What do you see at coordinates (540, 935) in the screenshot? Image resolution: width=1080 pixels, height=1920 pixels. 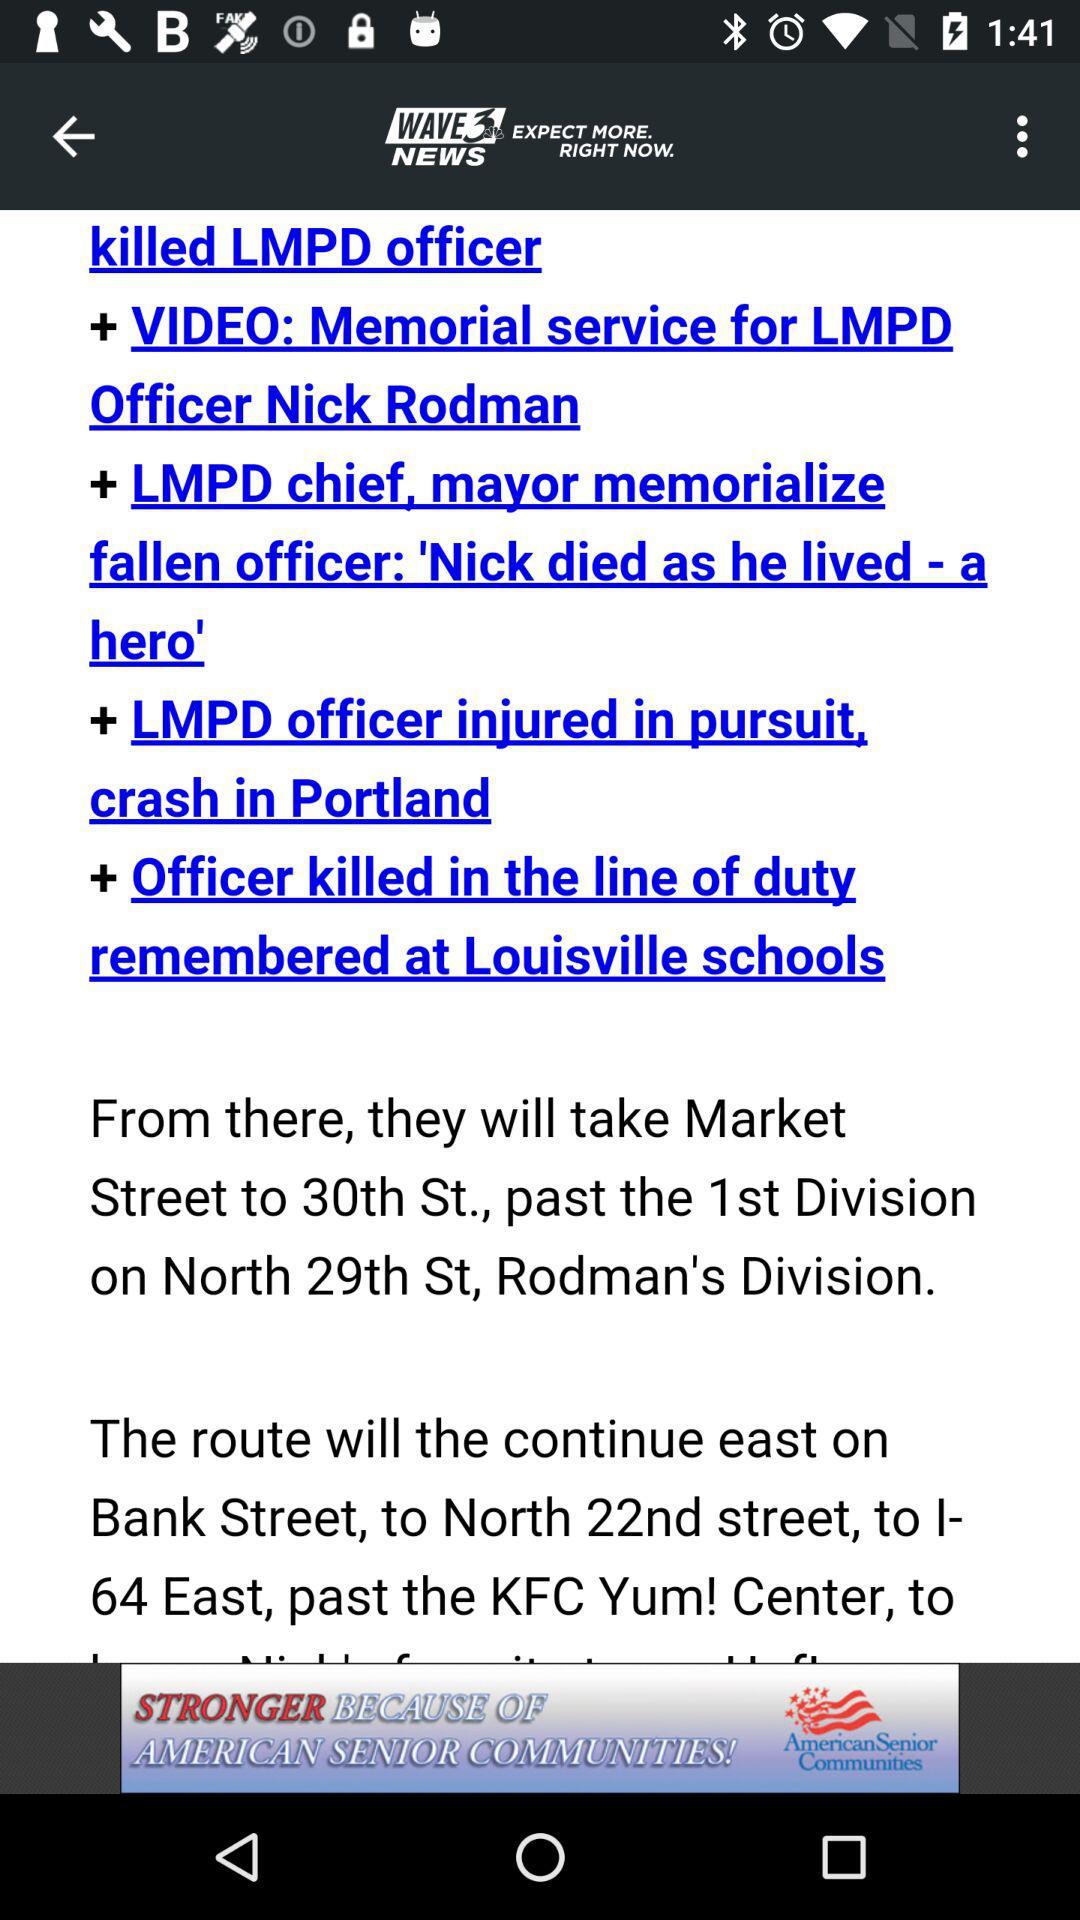 I see `read article` at bounding box center [540, 935].